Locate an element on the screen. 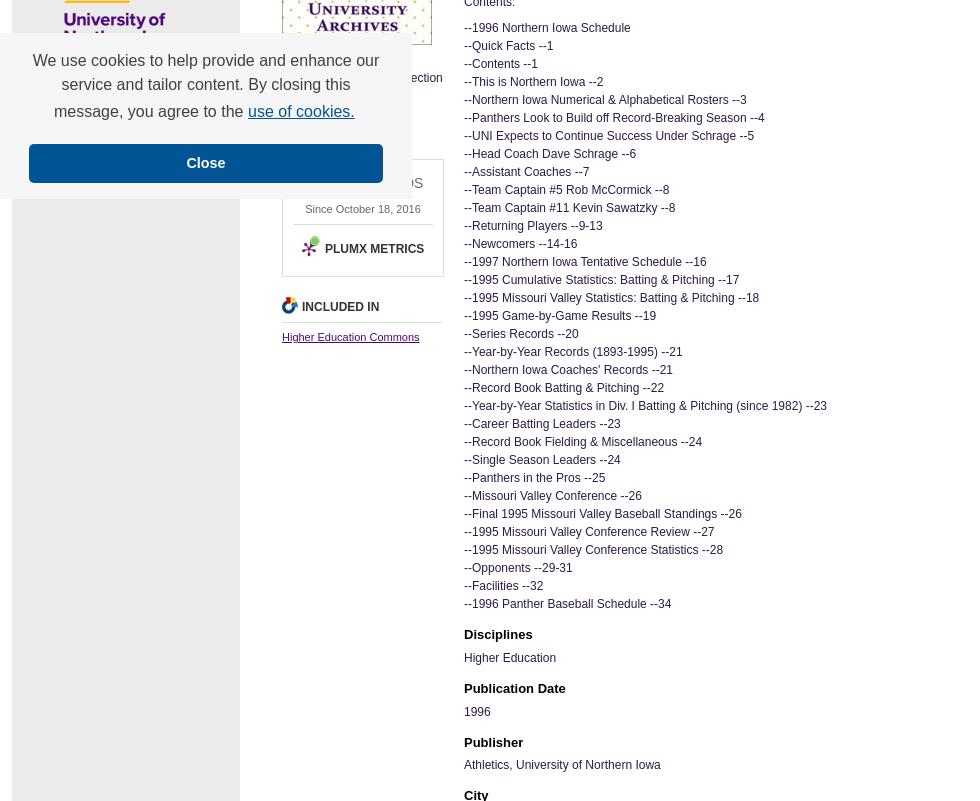  'Close' is located at coordinates (205, 163).